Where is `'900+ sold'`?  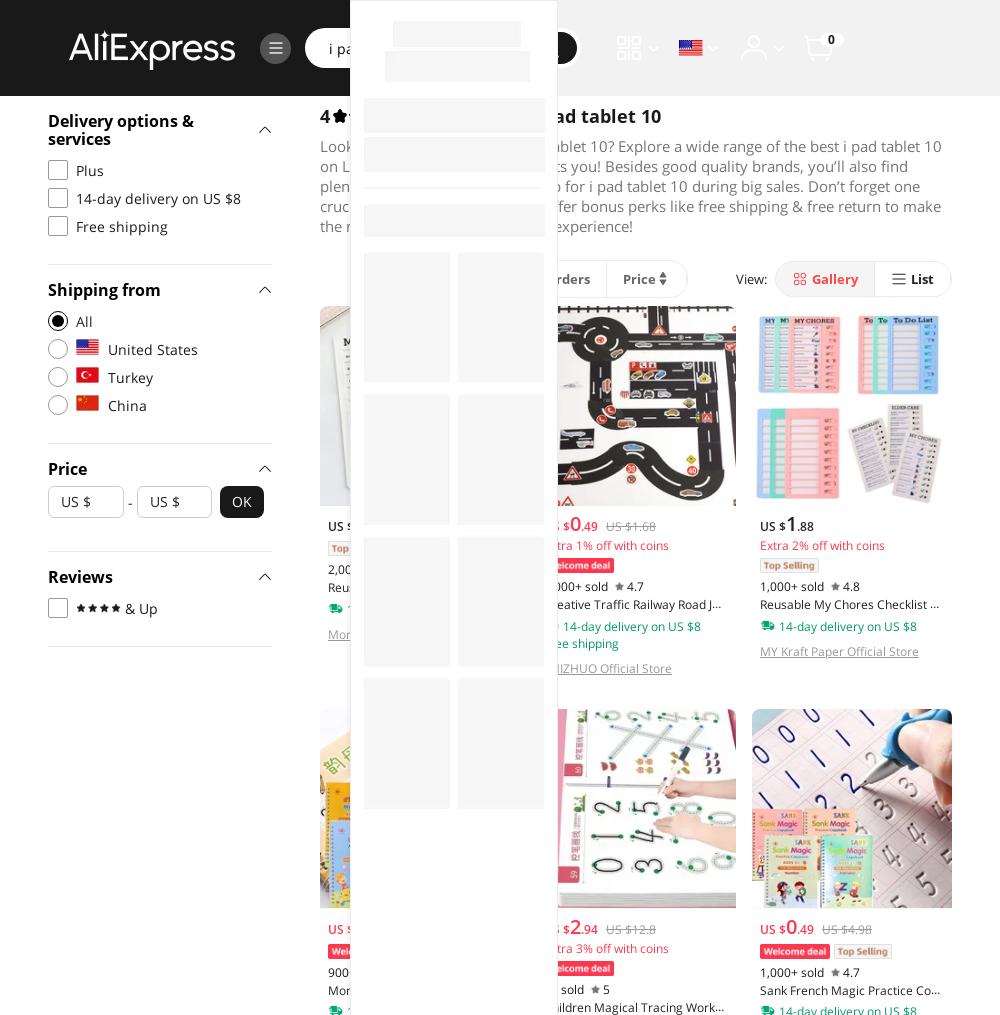
'900+ sold' is located at coordinates (354, 971).